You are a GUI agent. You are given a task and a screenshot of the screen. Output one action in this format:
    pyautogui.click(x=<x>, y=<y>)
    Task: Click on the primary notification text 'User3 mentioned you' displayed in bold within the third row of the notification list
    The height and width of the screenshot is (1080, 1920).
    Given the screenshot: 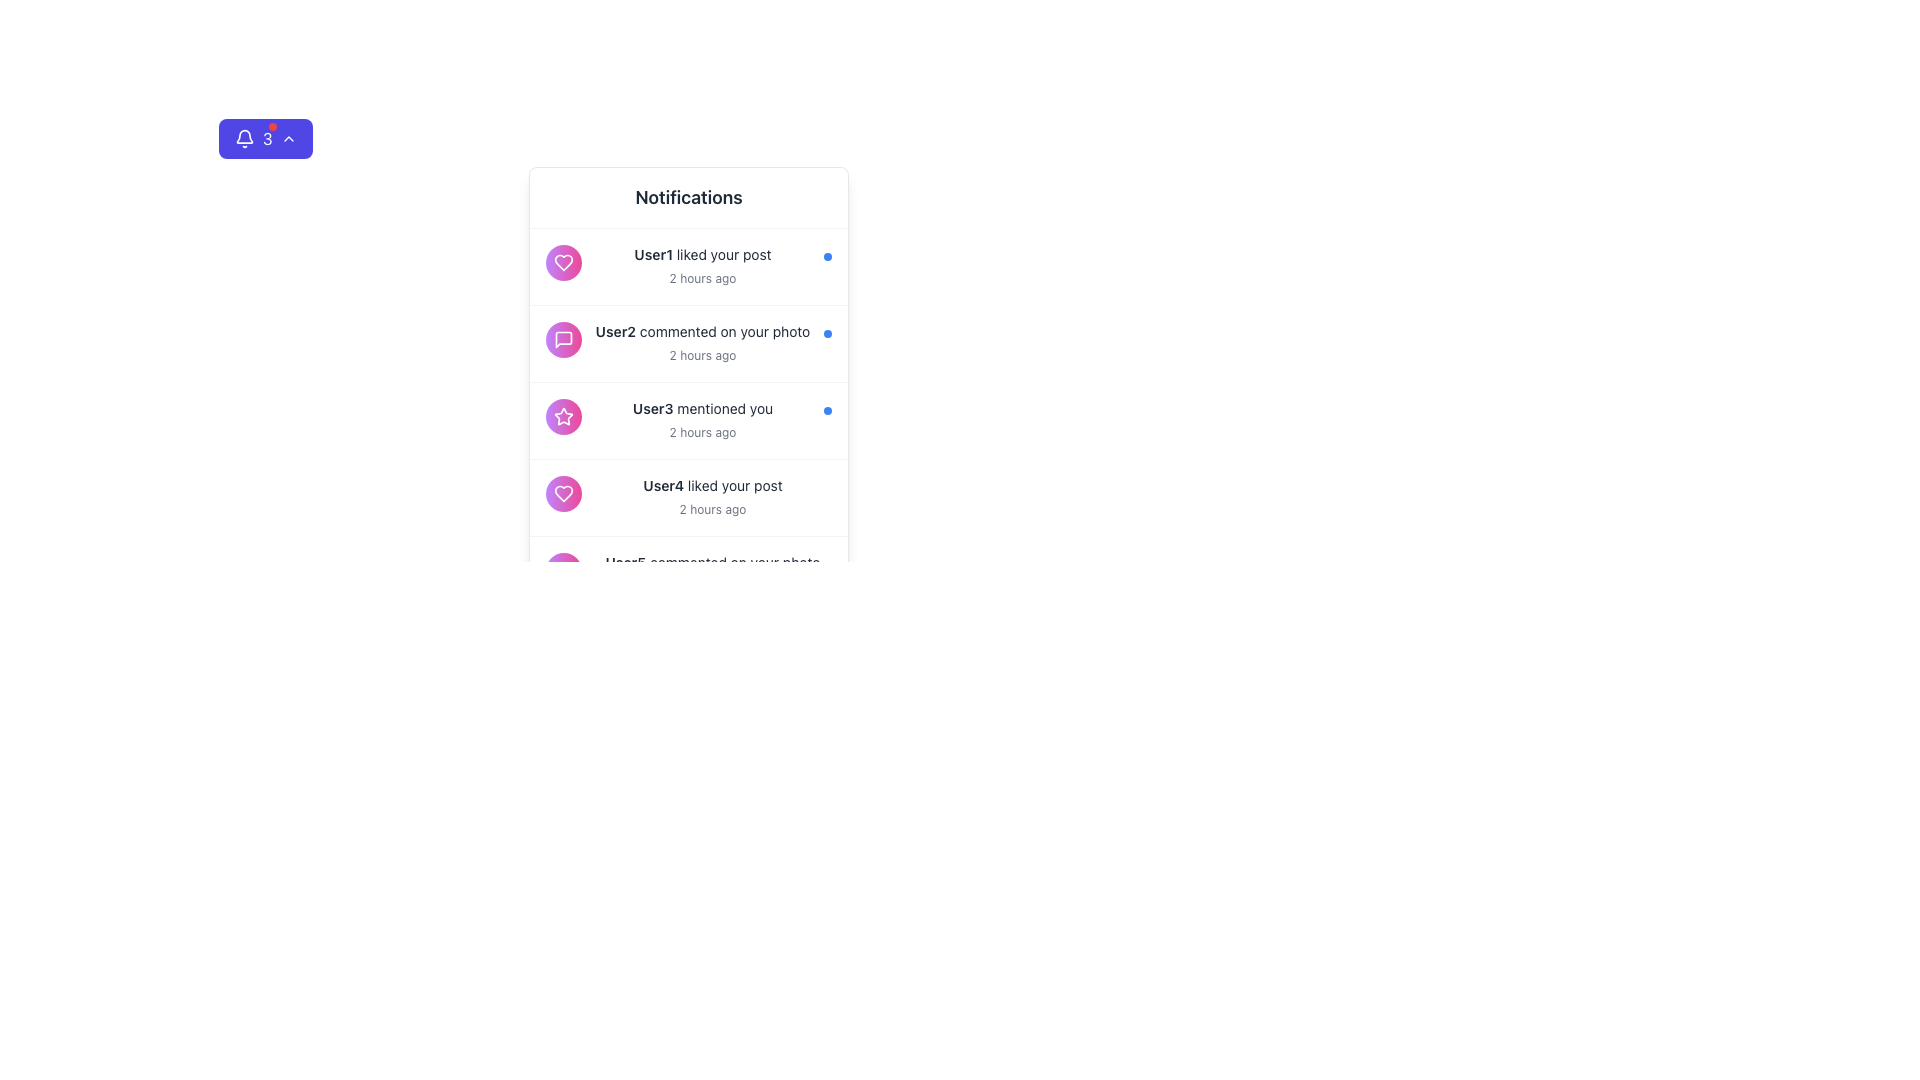 What is the action you would take?
    pyautogui.click(x=702, y=407)
    